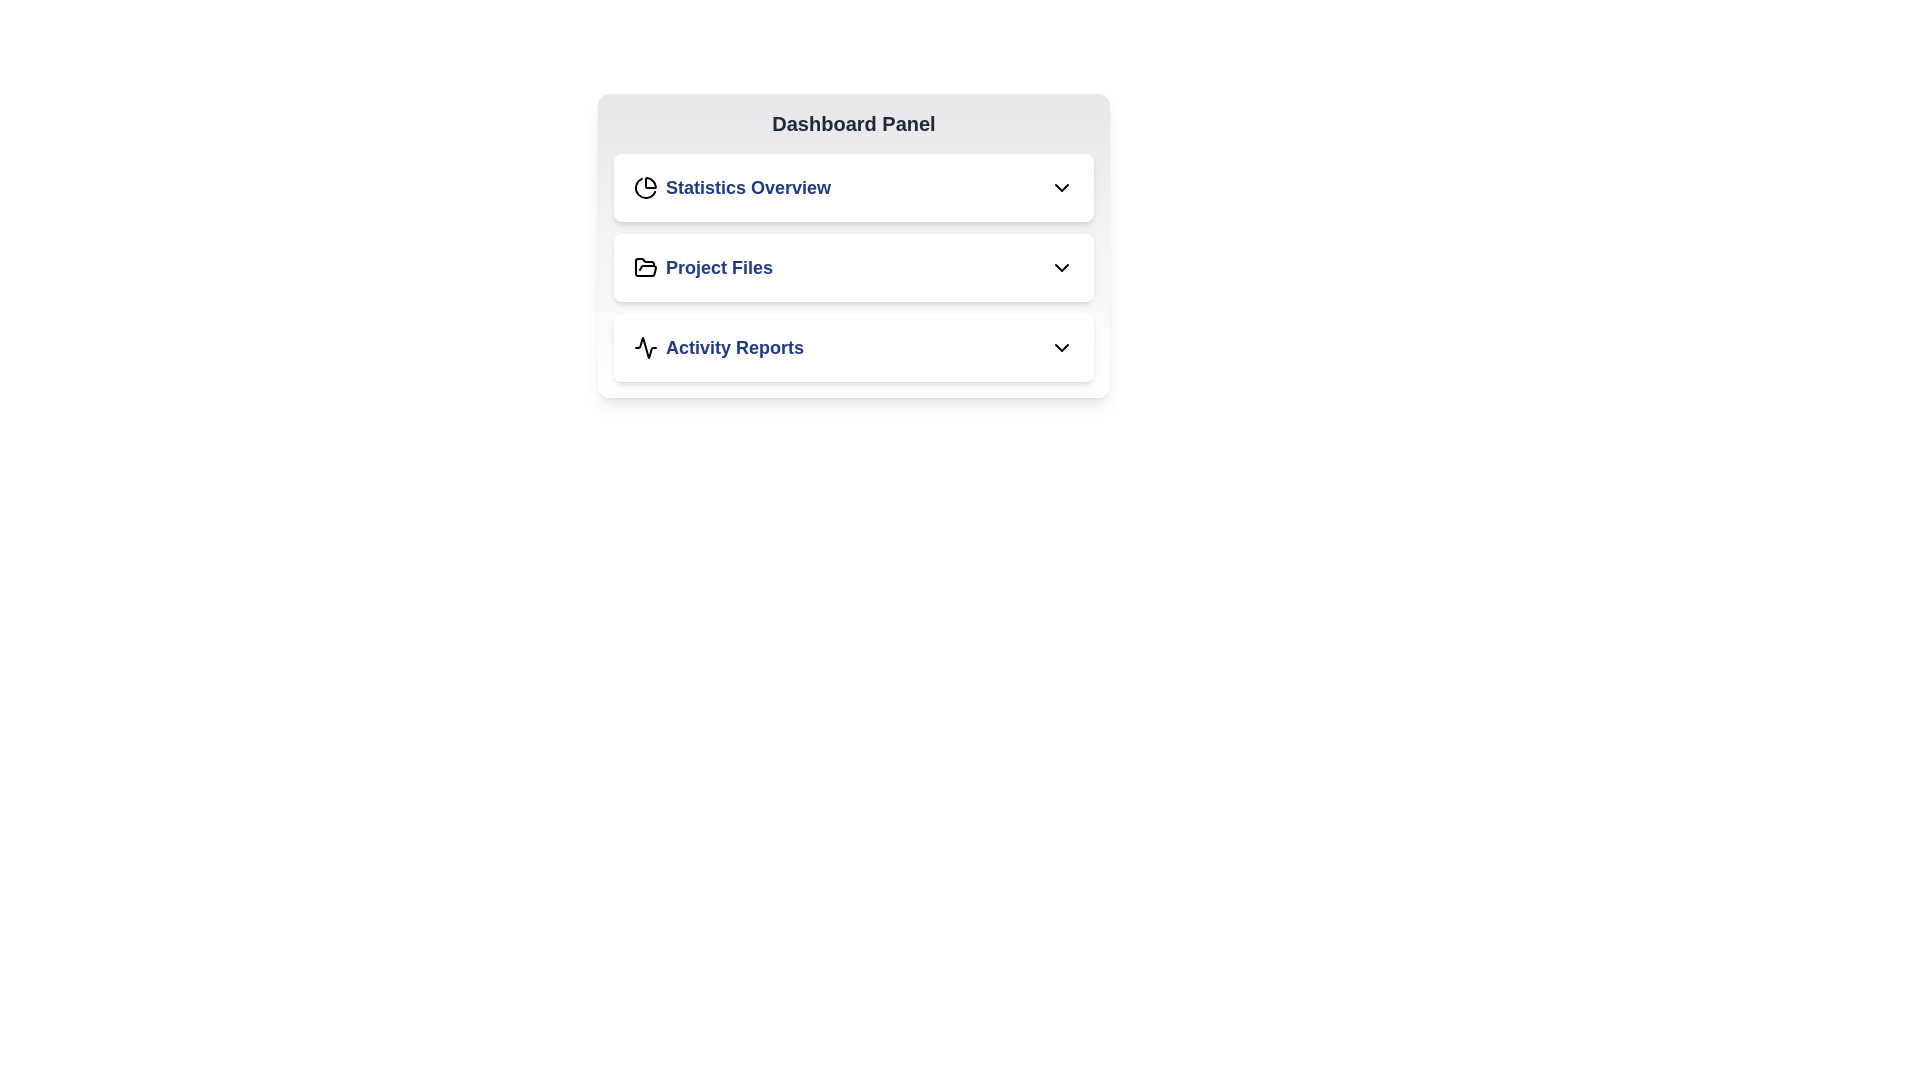 The height and width of the screenshot is (1080, 1920). Describe the element at coordinates (854, 188) in the screenshot. I see `the section titled 'Statistics Overview' to observe its hover effect` at that location.